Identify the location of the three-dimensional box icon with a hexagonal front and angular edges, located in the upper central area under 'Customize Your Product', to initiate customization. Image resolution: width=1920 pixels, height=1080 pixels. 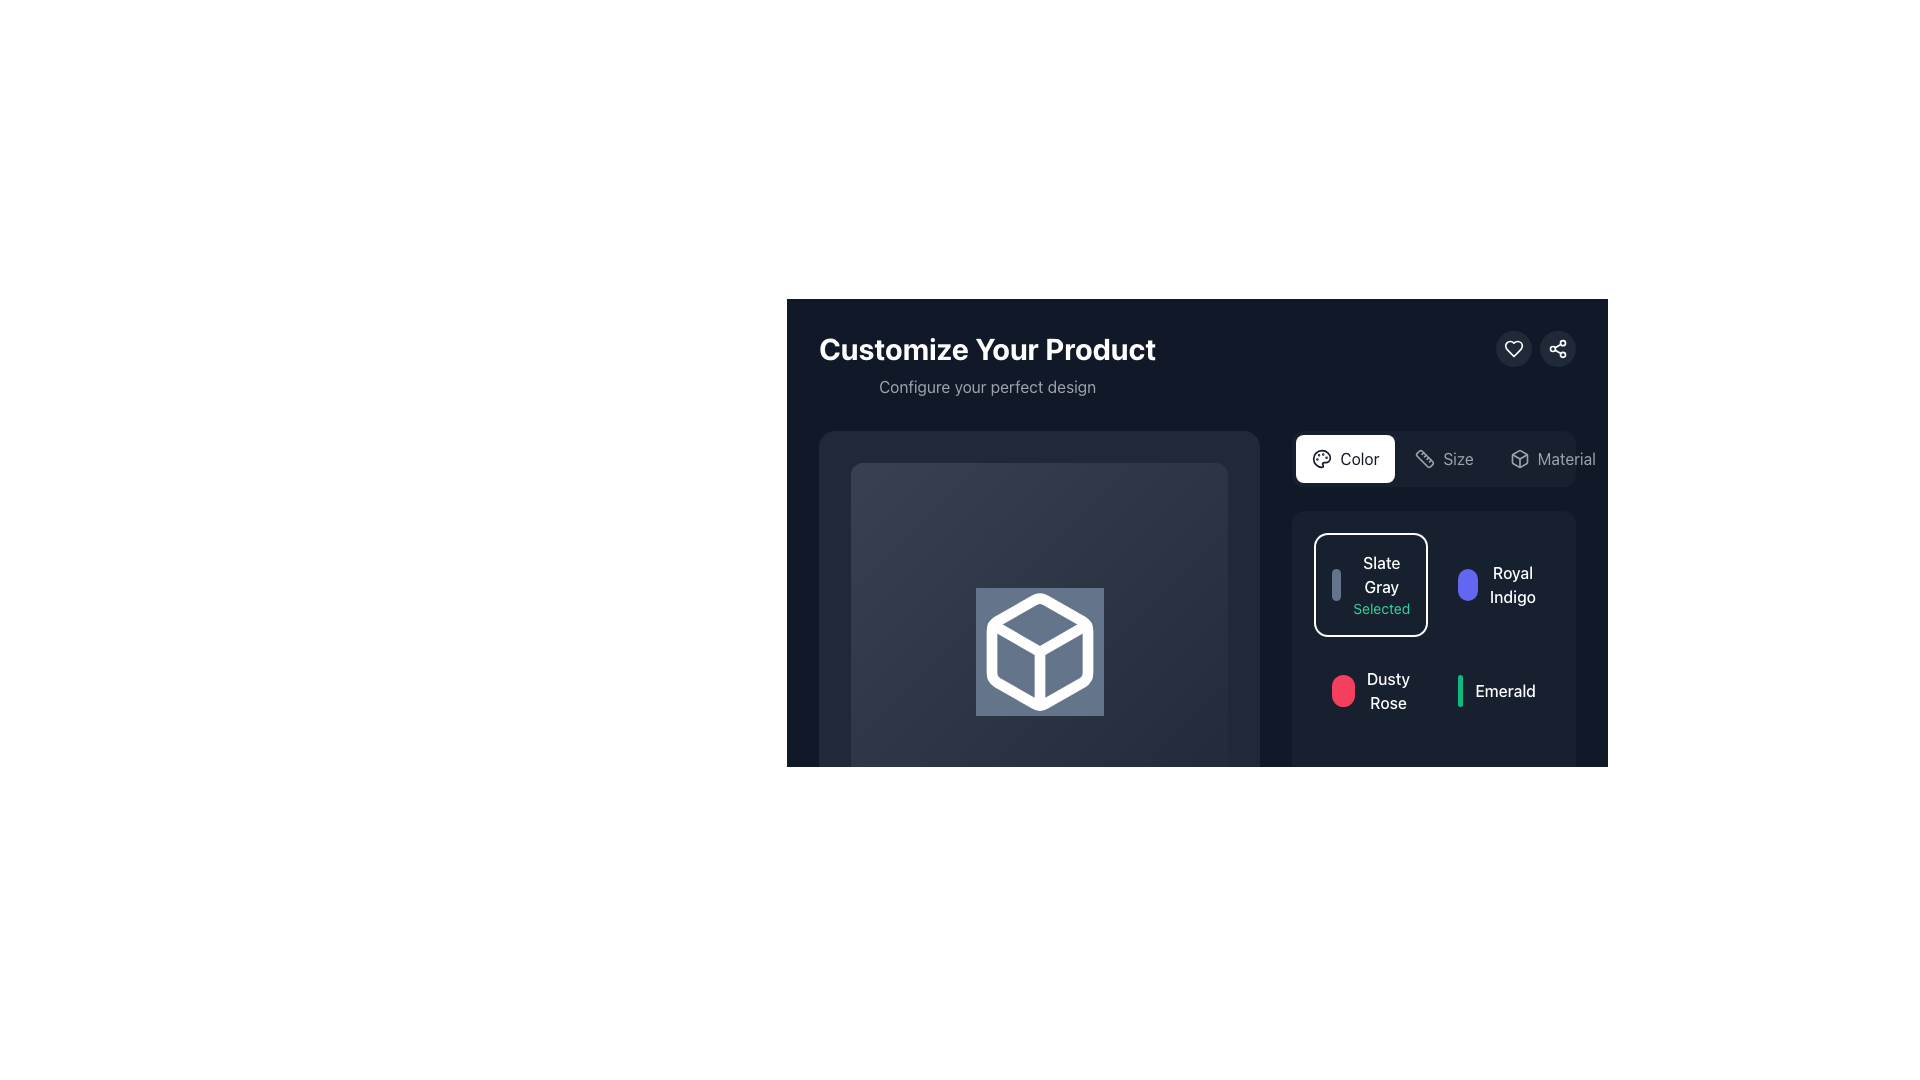
(1039, 651).